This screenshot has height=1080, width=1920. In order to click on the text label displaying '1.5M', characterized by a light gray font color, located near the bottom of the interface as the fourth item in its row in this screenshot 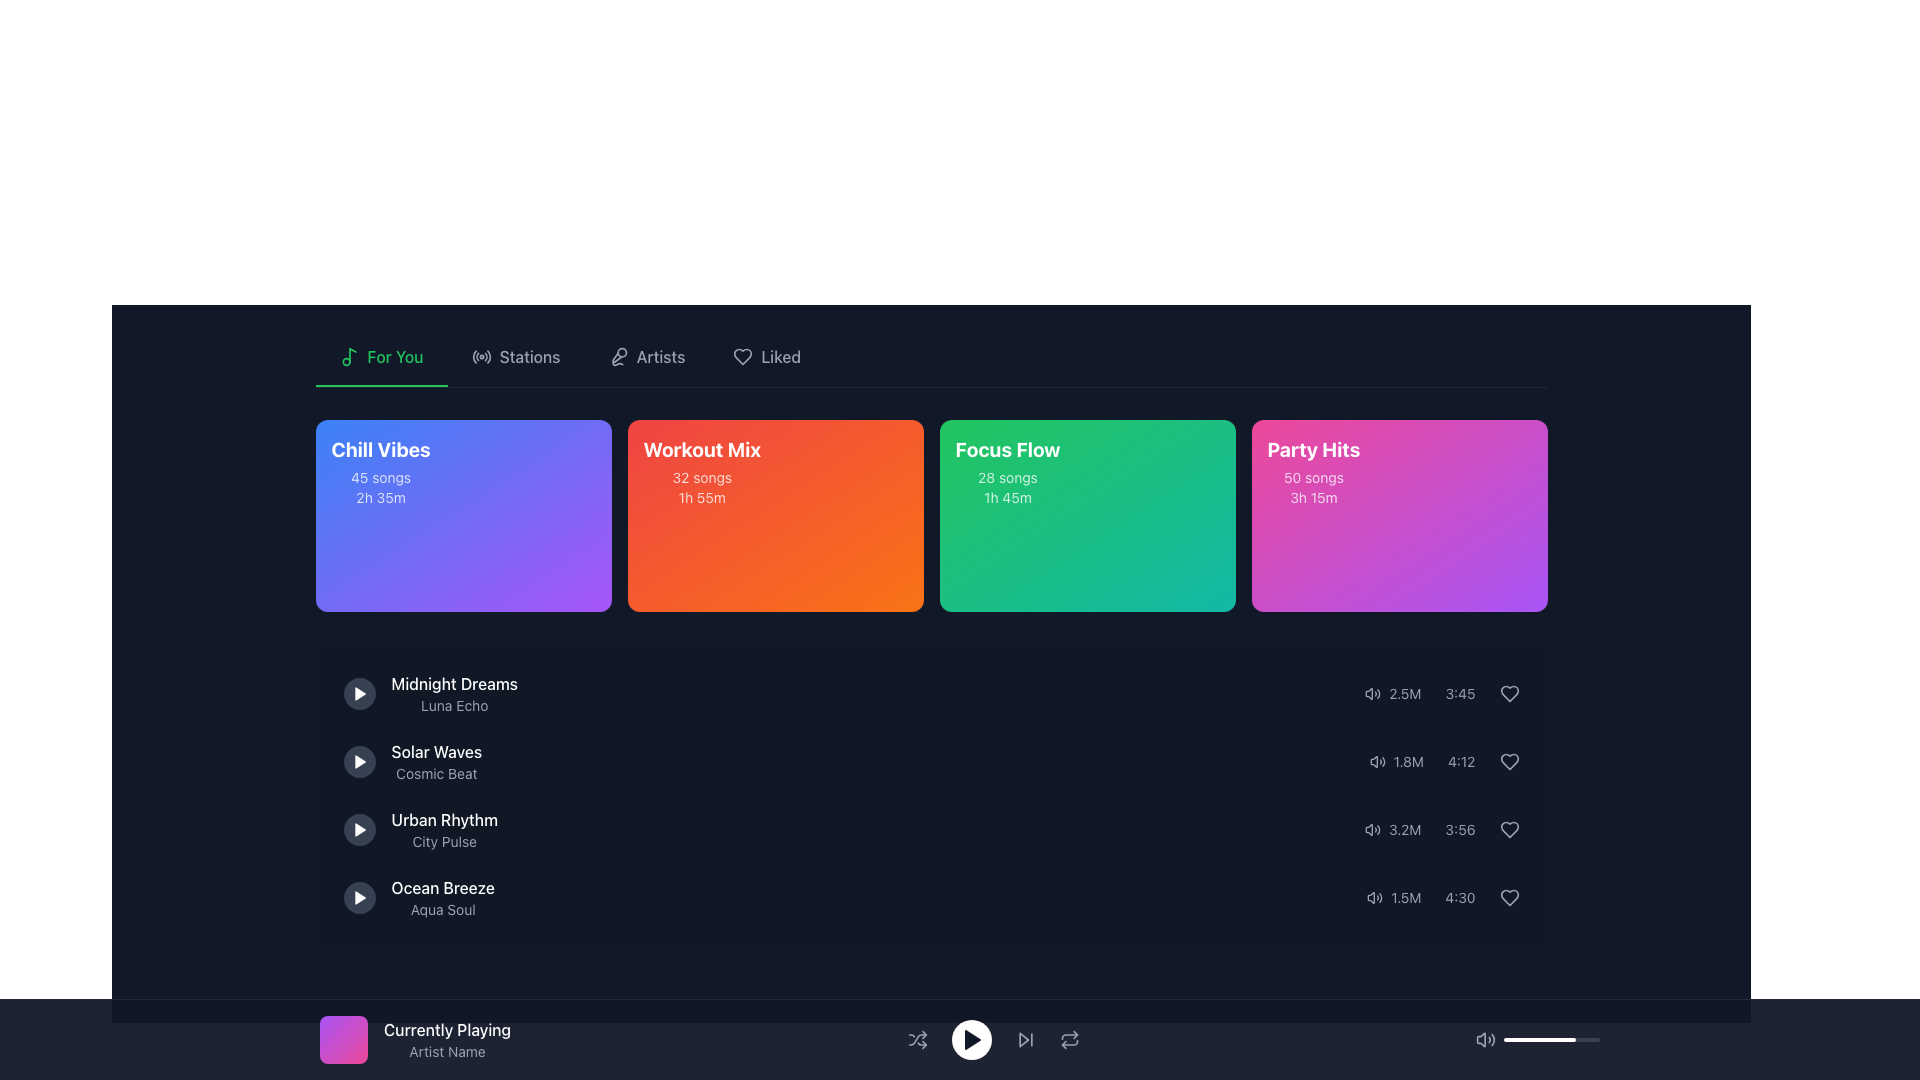, I will do `click(1405, 897)`.